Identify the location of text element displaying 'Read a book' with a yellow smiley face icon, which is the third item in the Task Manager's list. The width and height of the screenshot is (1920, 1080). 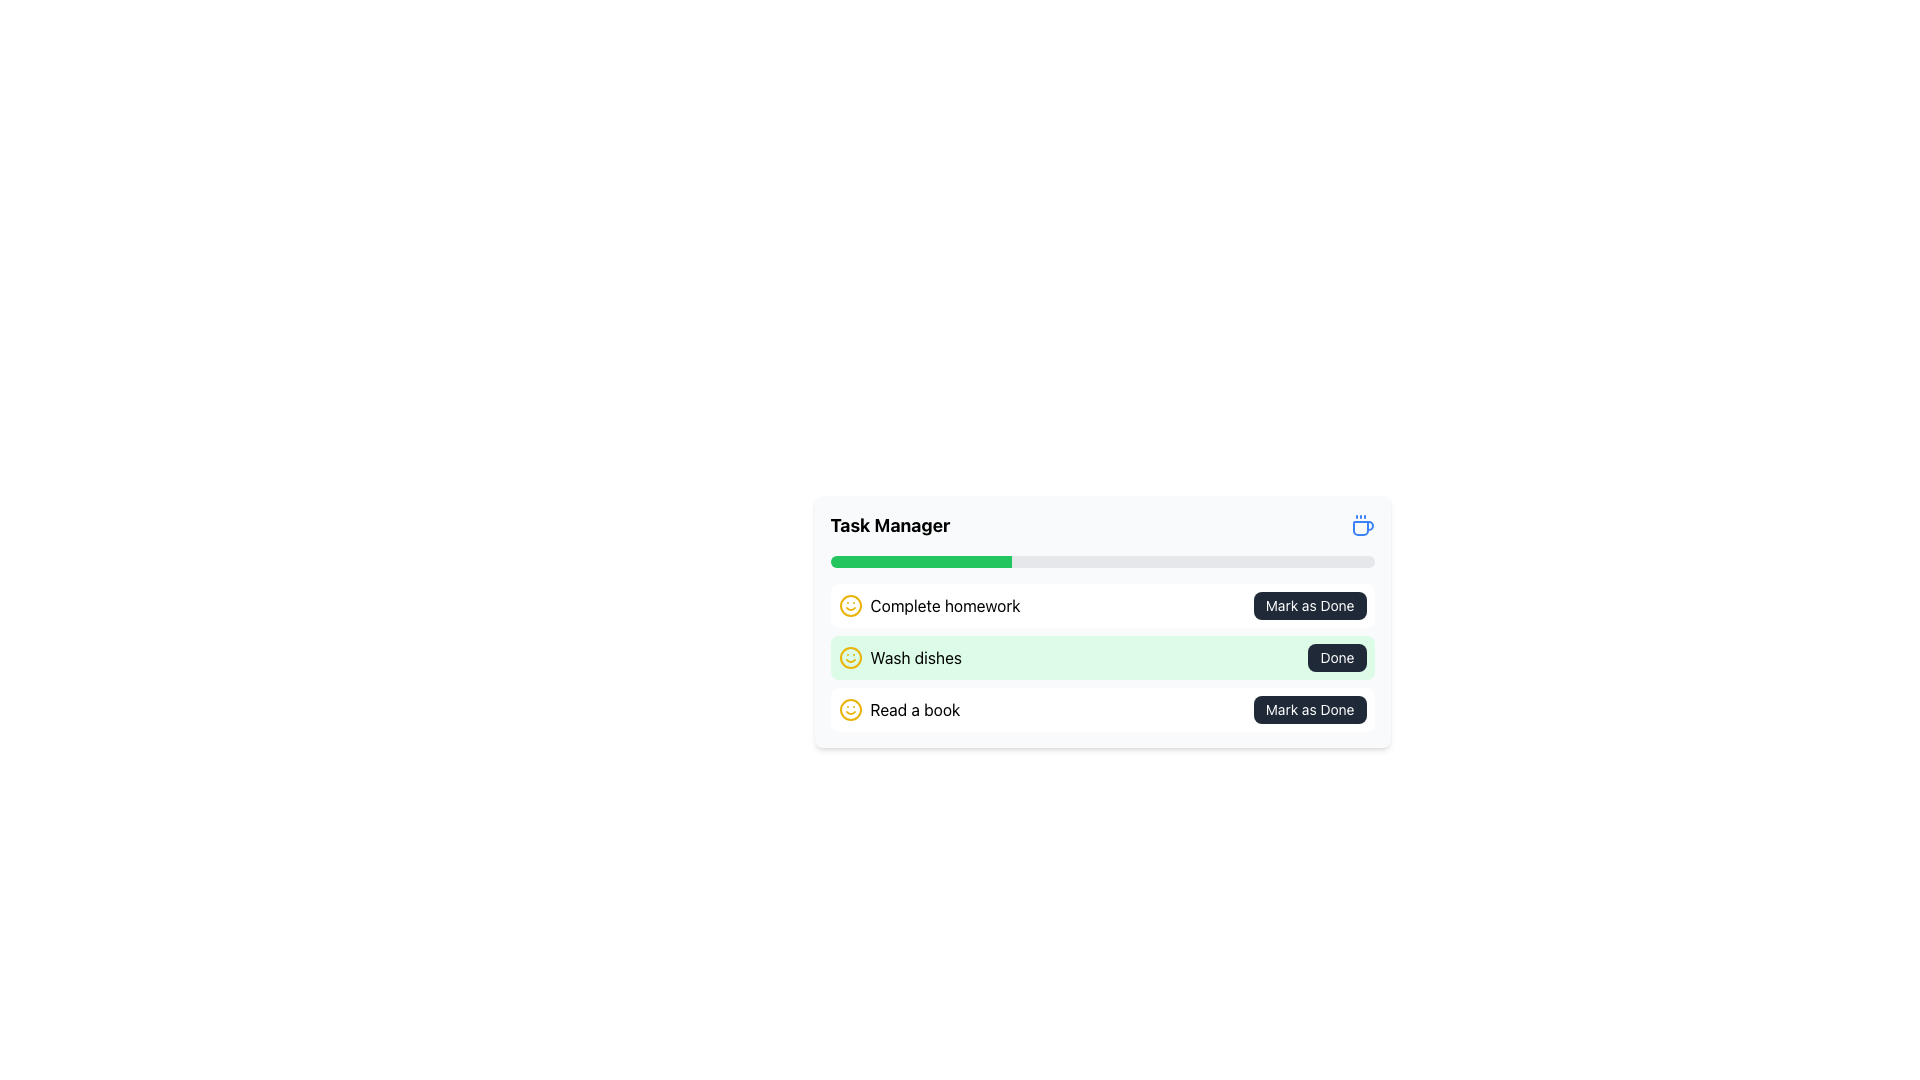
(898, 708).